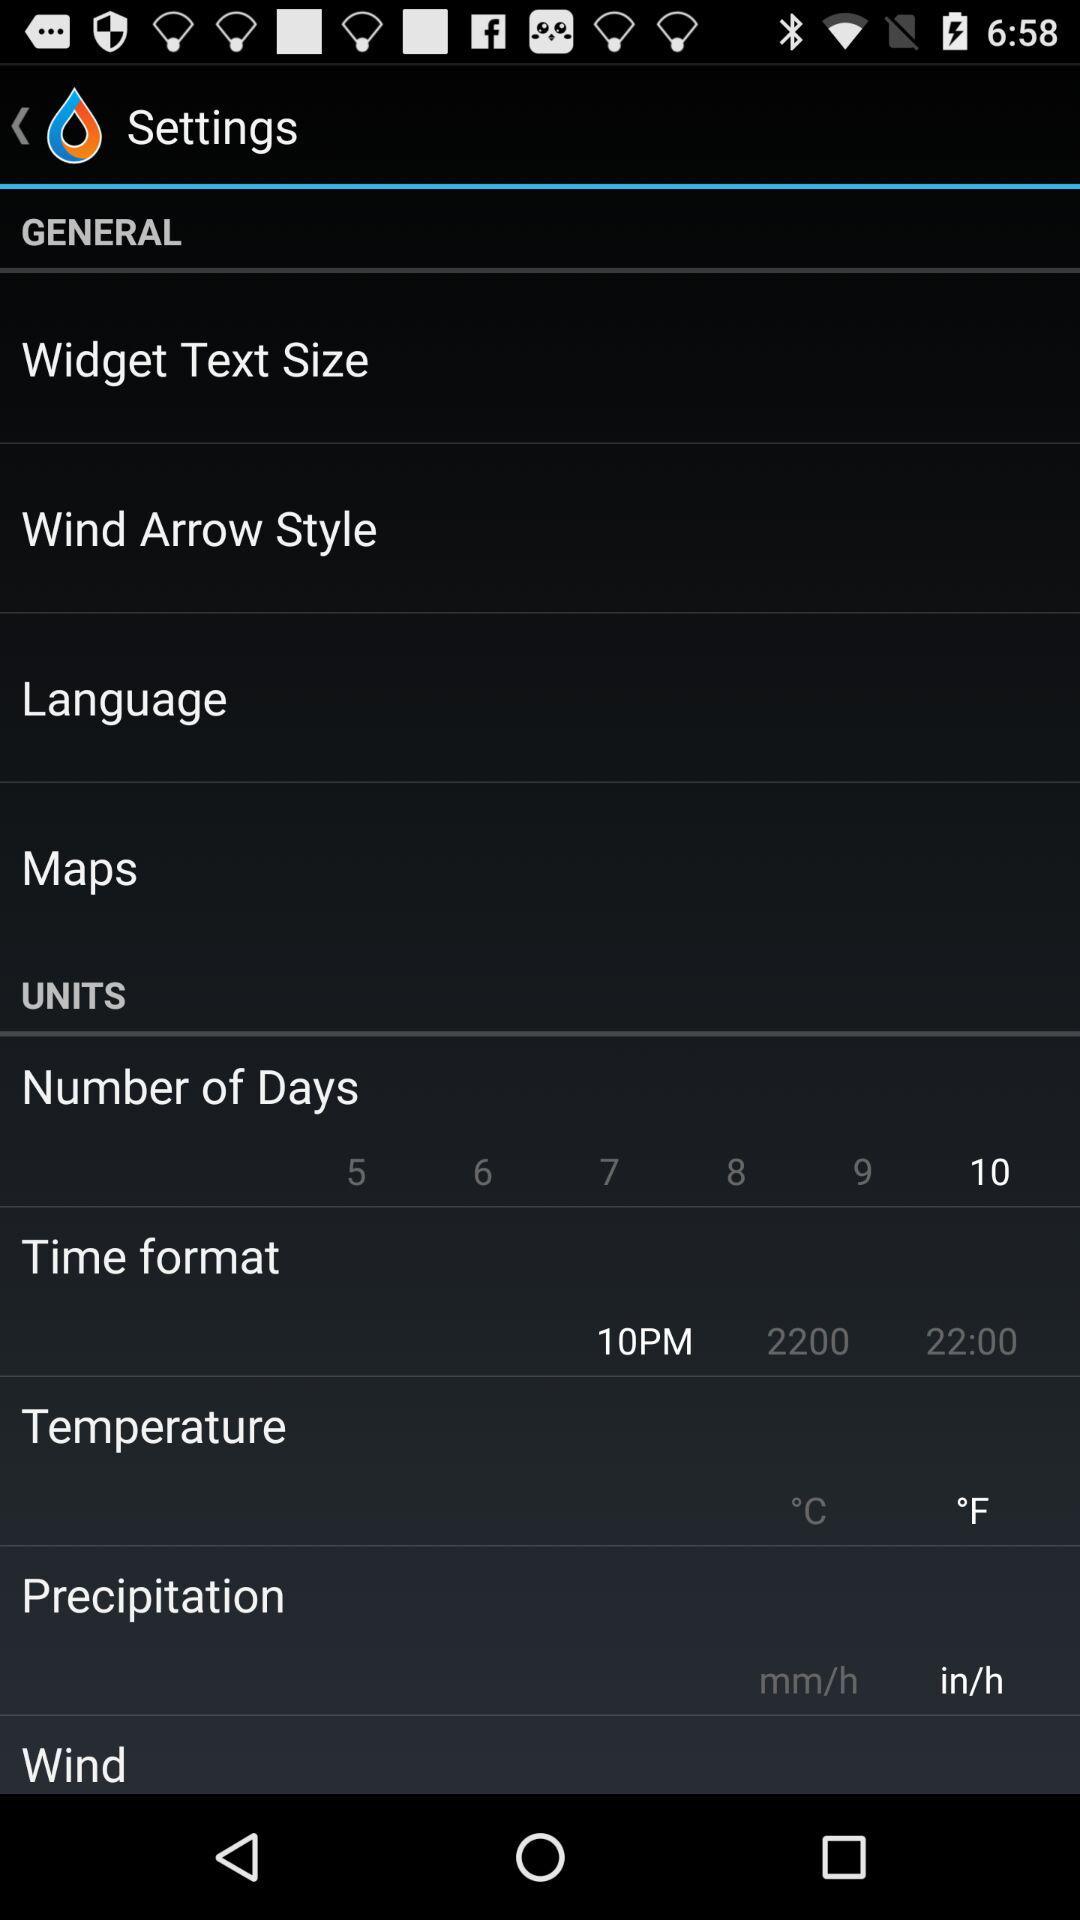 This screenshot has width=1080, height=1920. Describe the element at coordinates (525, 1593) in the screenshot. I see `the app above mm/h item` at that location.